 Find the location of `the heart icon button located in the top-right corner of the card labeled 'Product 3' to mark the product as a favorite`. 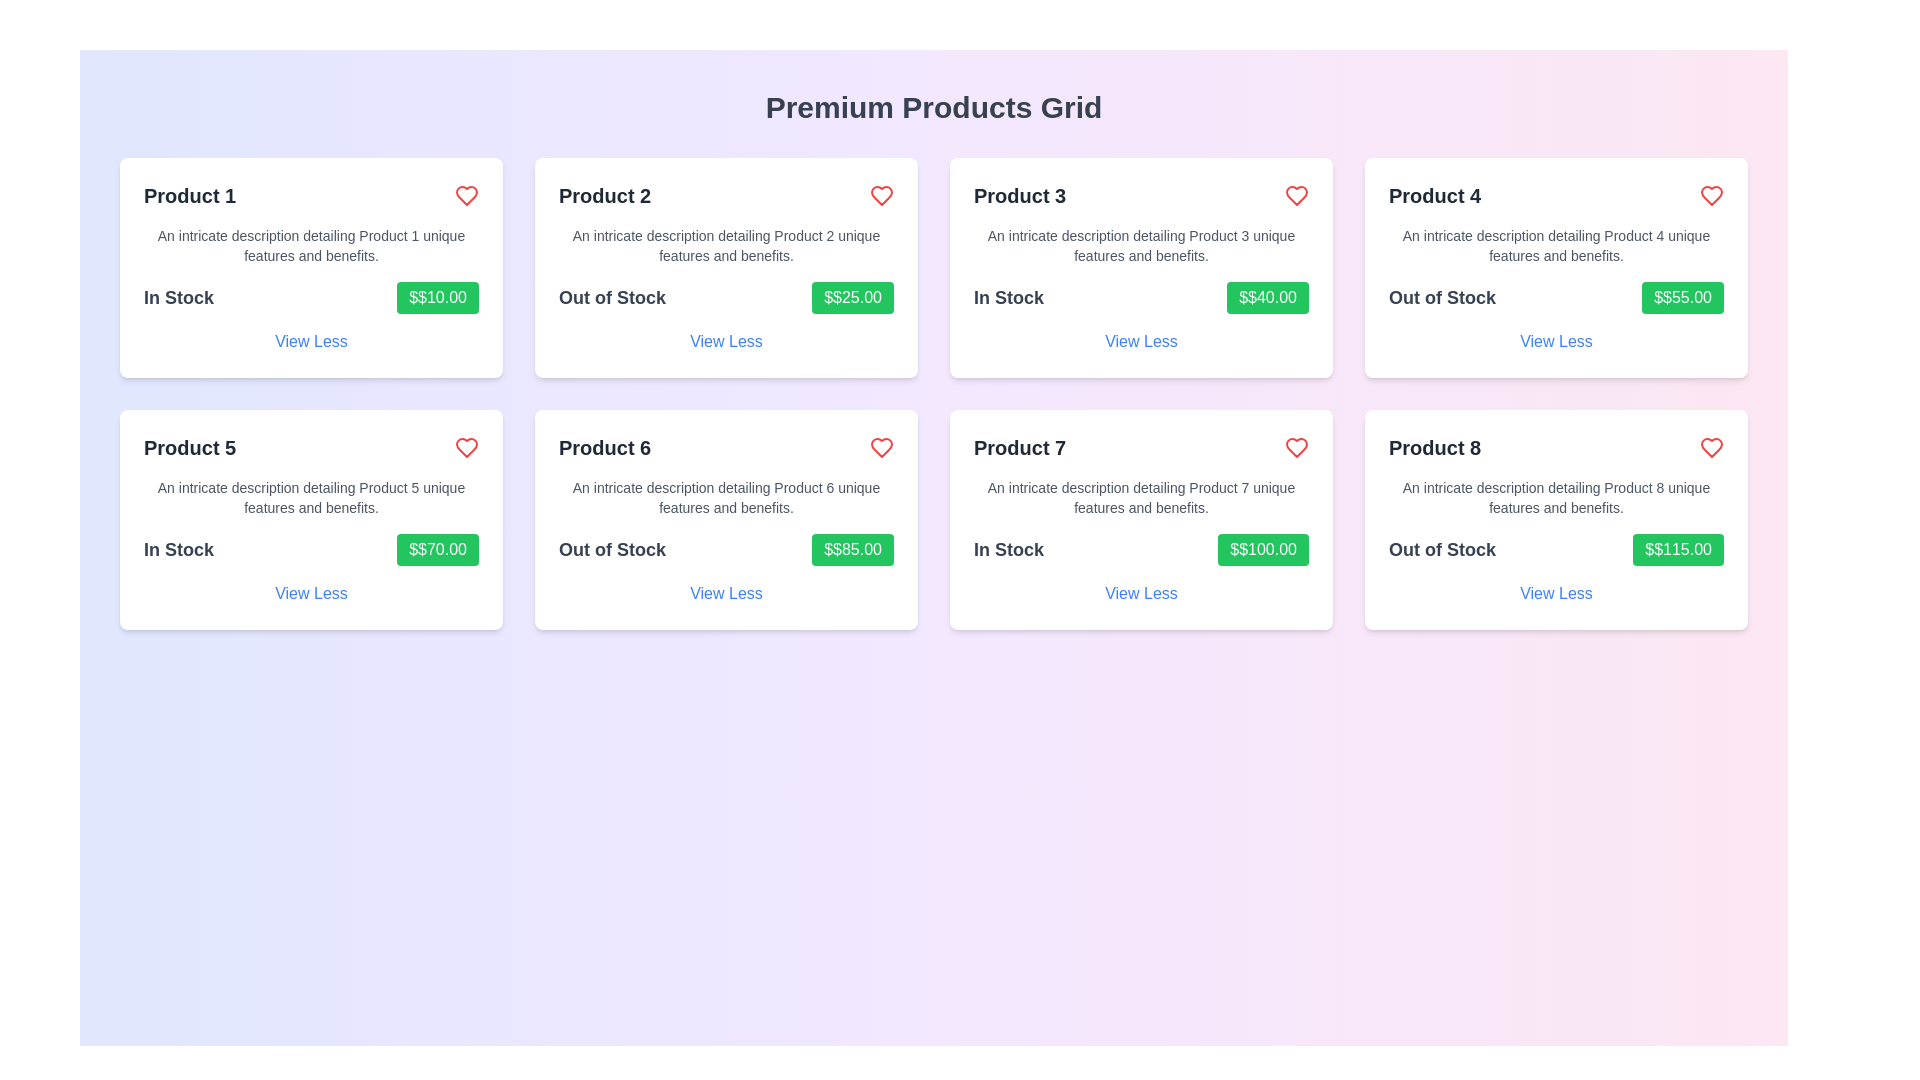

the heart icon button located in the top-right corner of the card labeled 'Product 3' to mark the product as a favorite is located at coordinates (1296, 446).